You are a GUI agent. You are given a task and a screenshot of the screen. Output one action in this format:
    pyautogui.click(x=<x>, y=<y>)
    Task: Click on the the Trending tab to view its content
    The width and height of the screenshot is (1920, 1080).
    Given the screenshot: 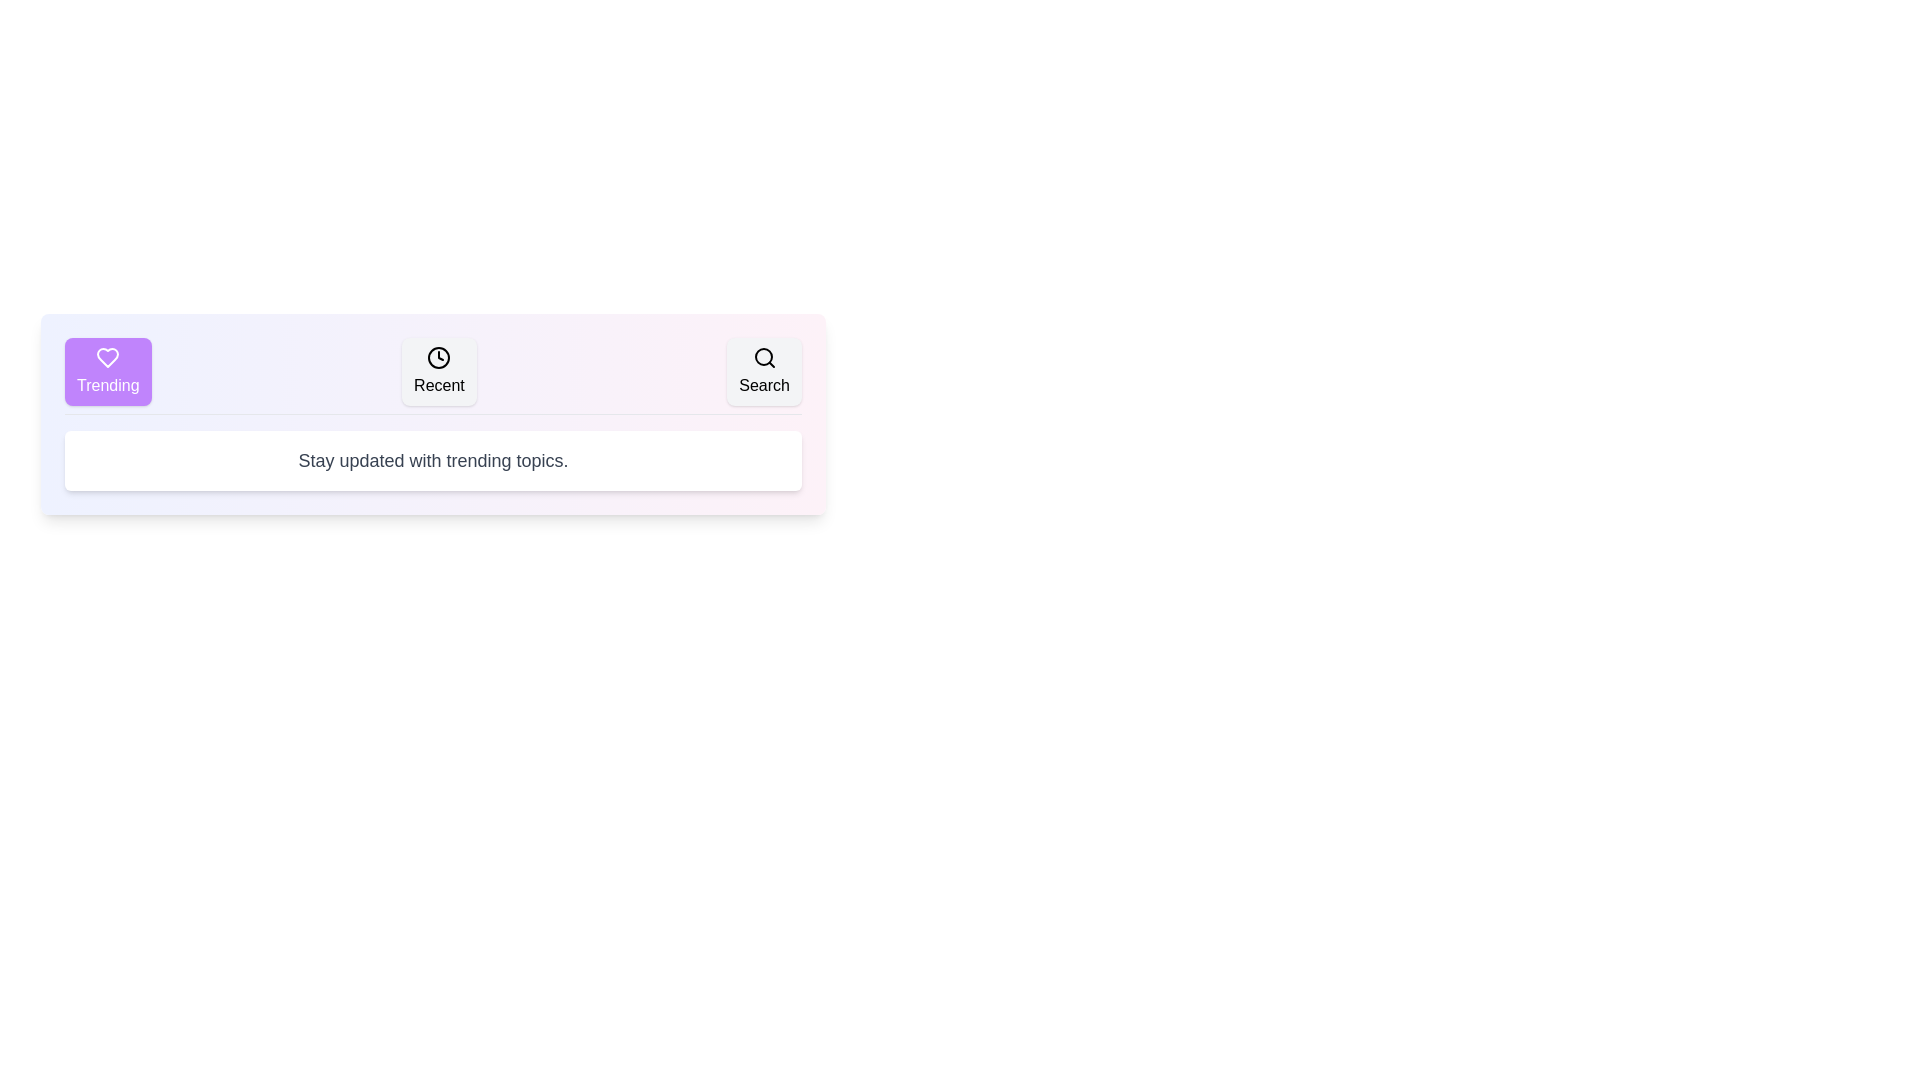 What is the action you would take?
    pyautogui.click(x=107, y=371)
    